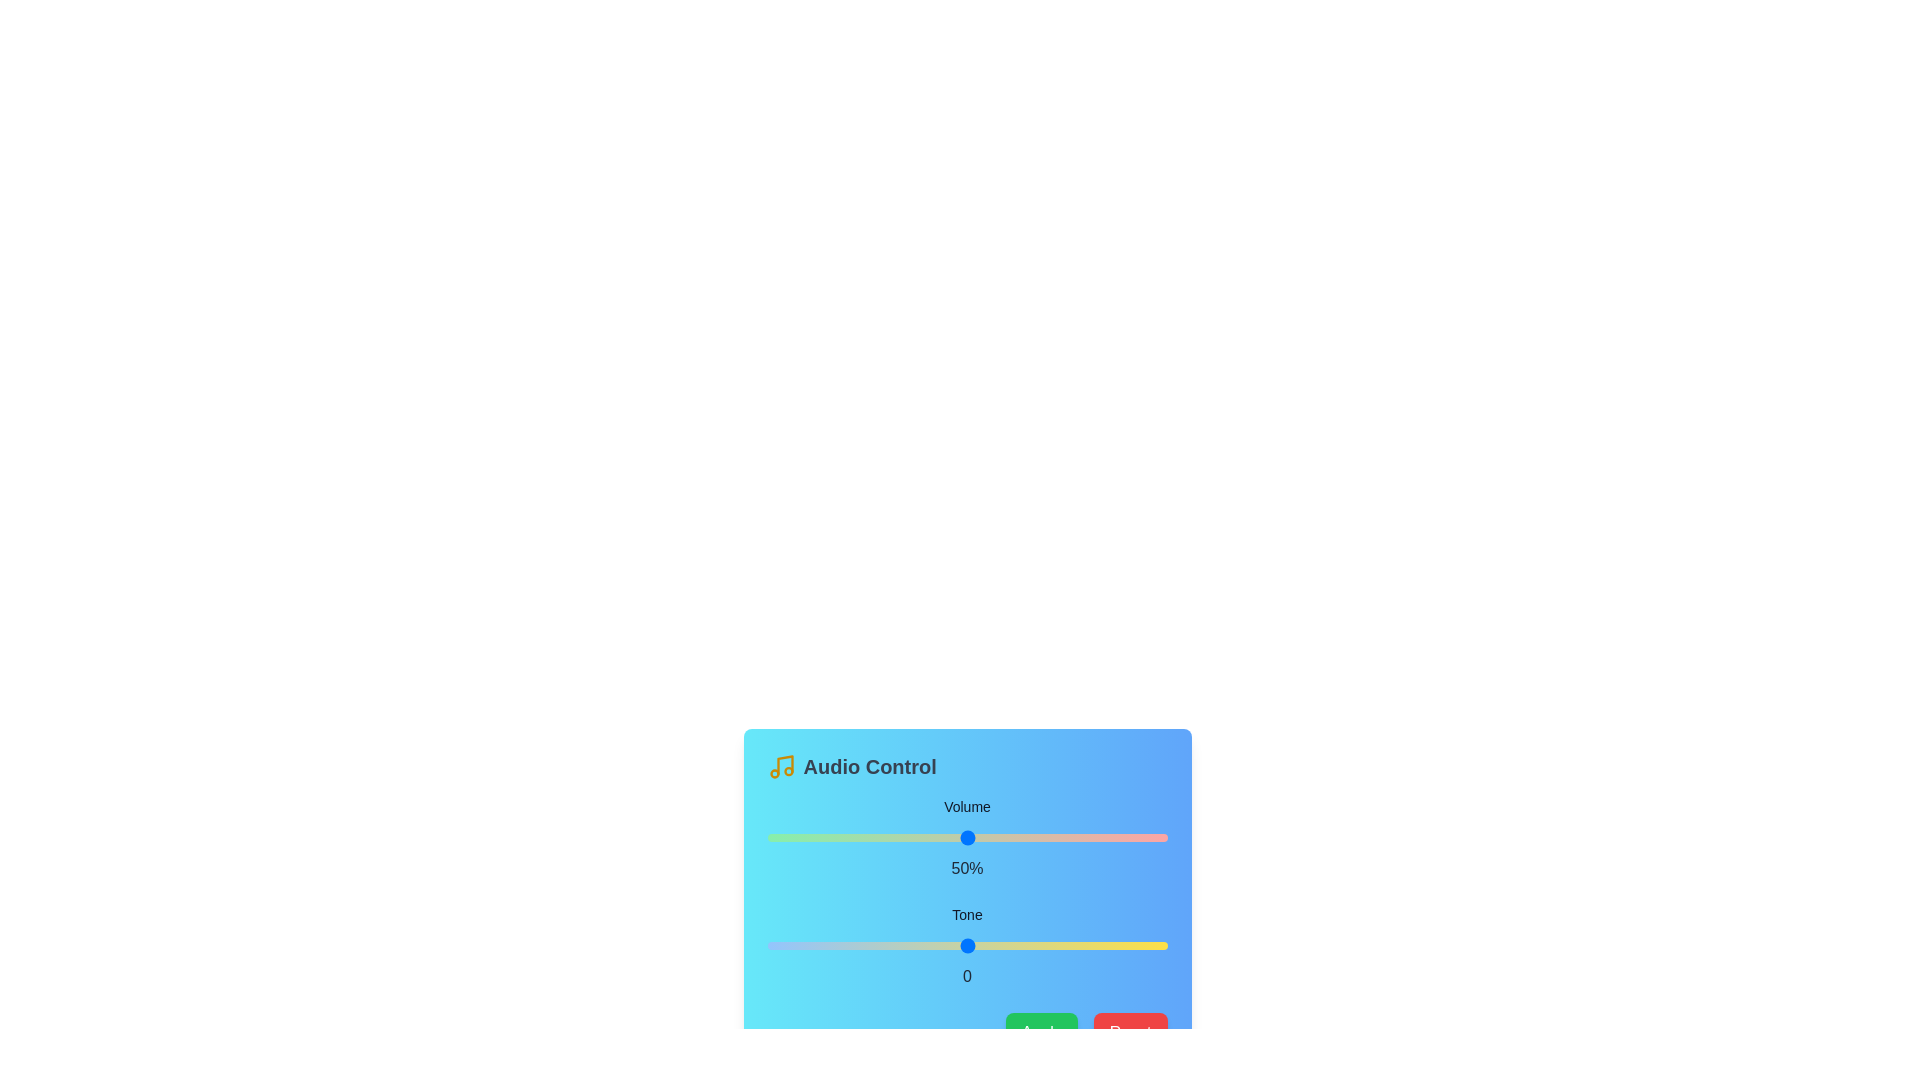 Image resolution: width=1920 pixels, height=1080 pixels. I want to click on the Reset button to reset the audio settings, so click(1130, 1033).